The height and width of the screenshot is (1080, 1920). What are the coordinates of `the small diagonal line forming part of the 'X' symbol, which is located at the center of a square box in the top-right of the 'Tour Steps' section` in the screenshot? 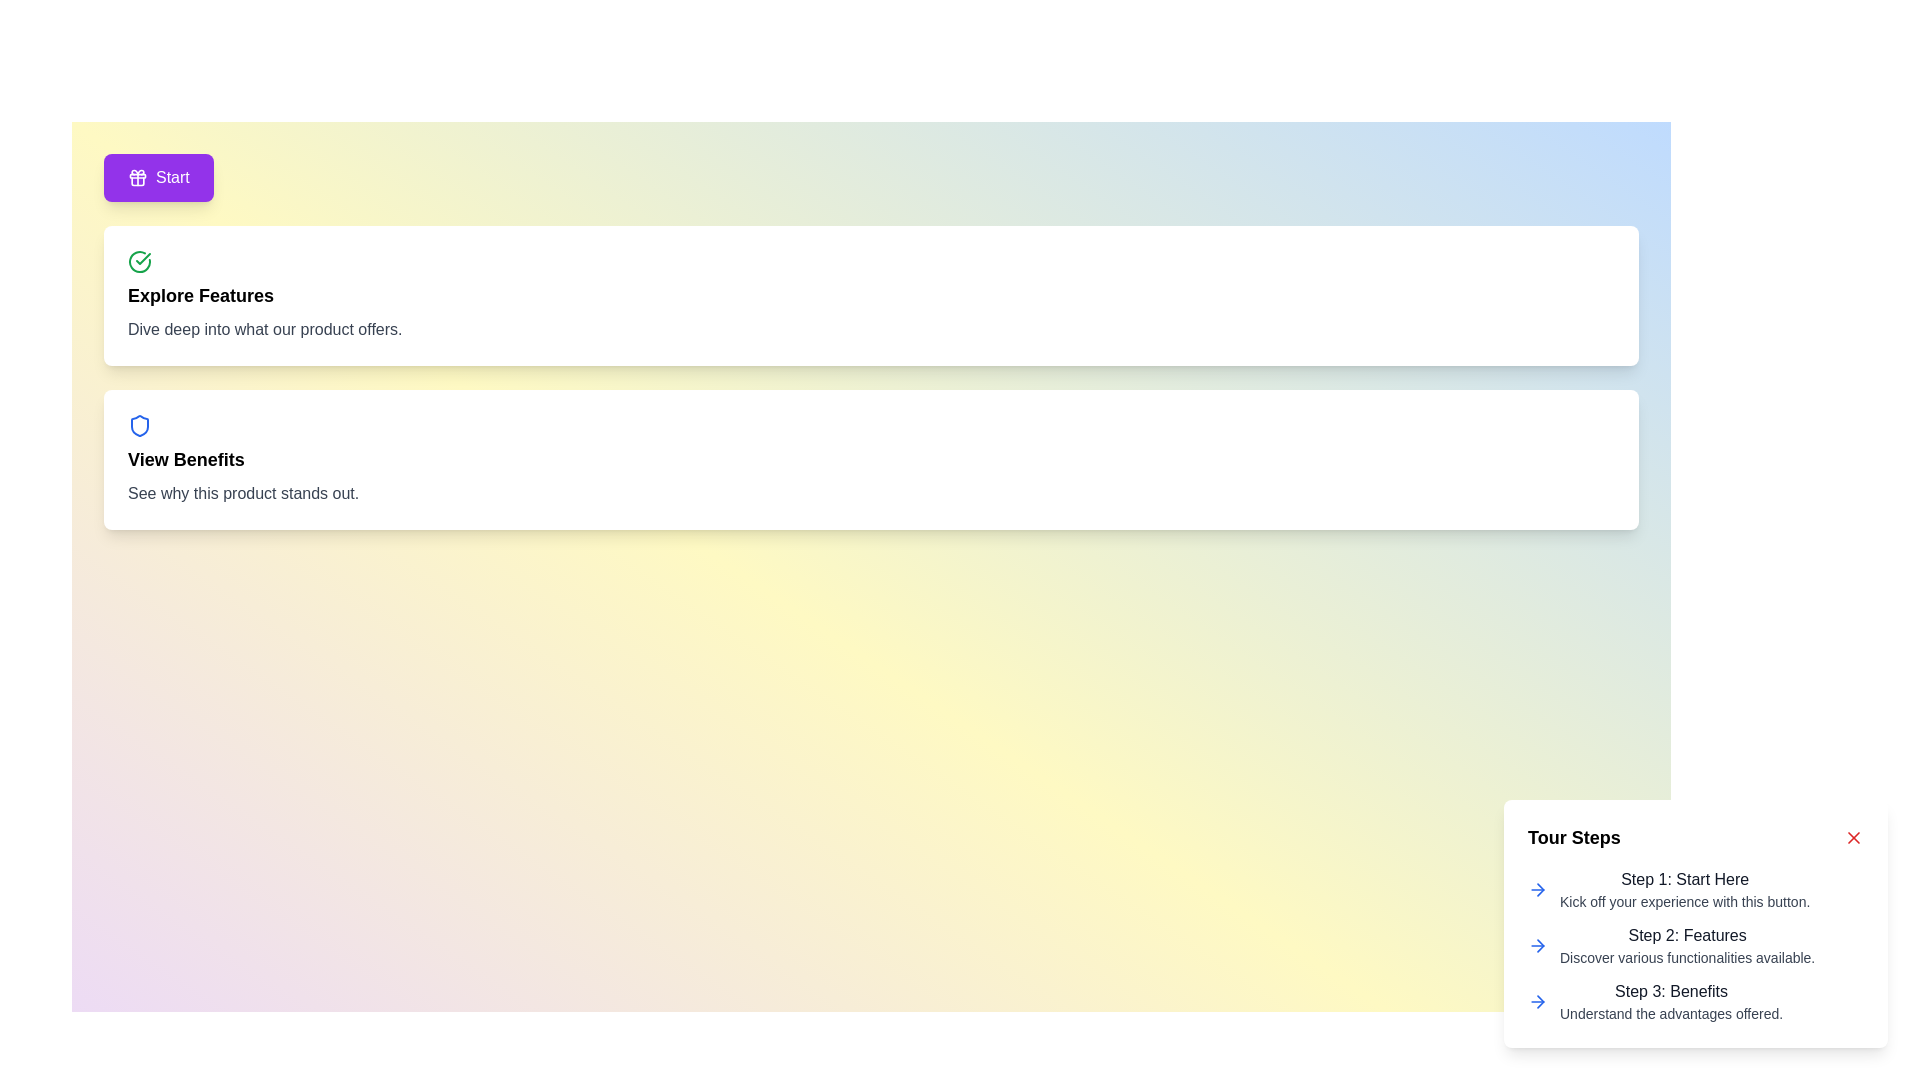 It's located at (1852, 837).